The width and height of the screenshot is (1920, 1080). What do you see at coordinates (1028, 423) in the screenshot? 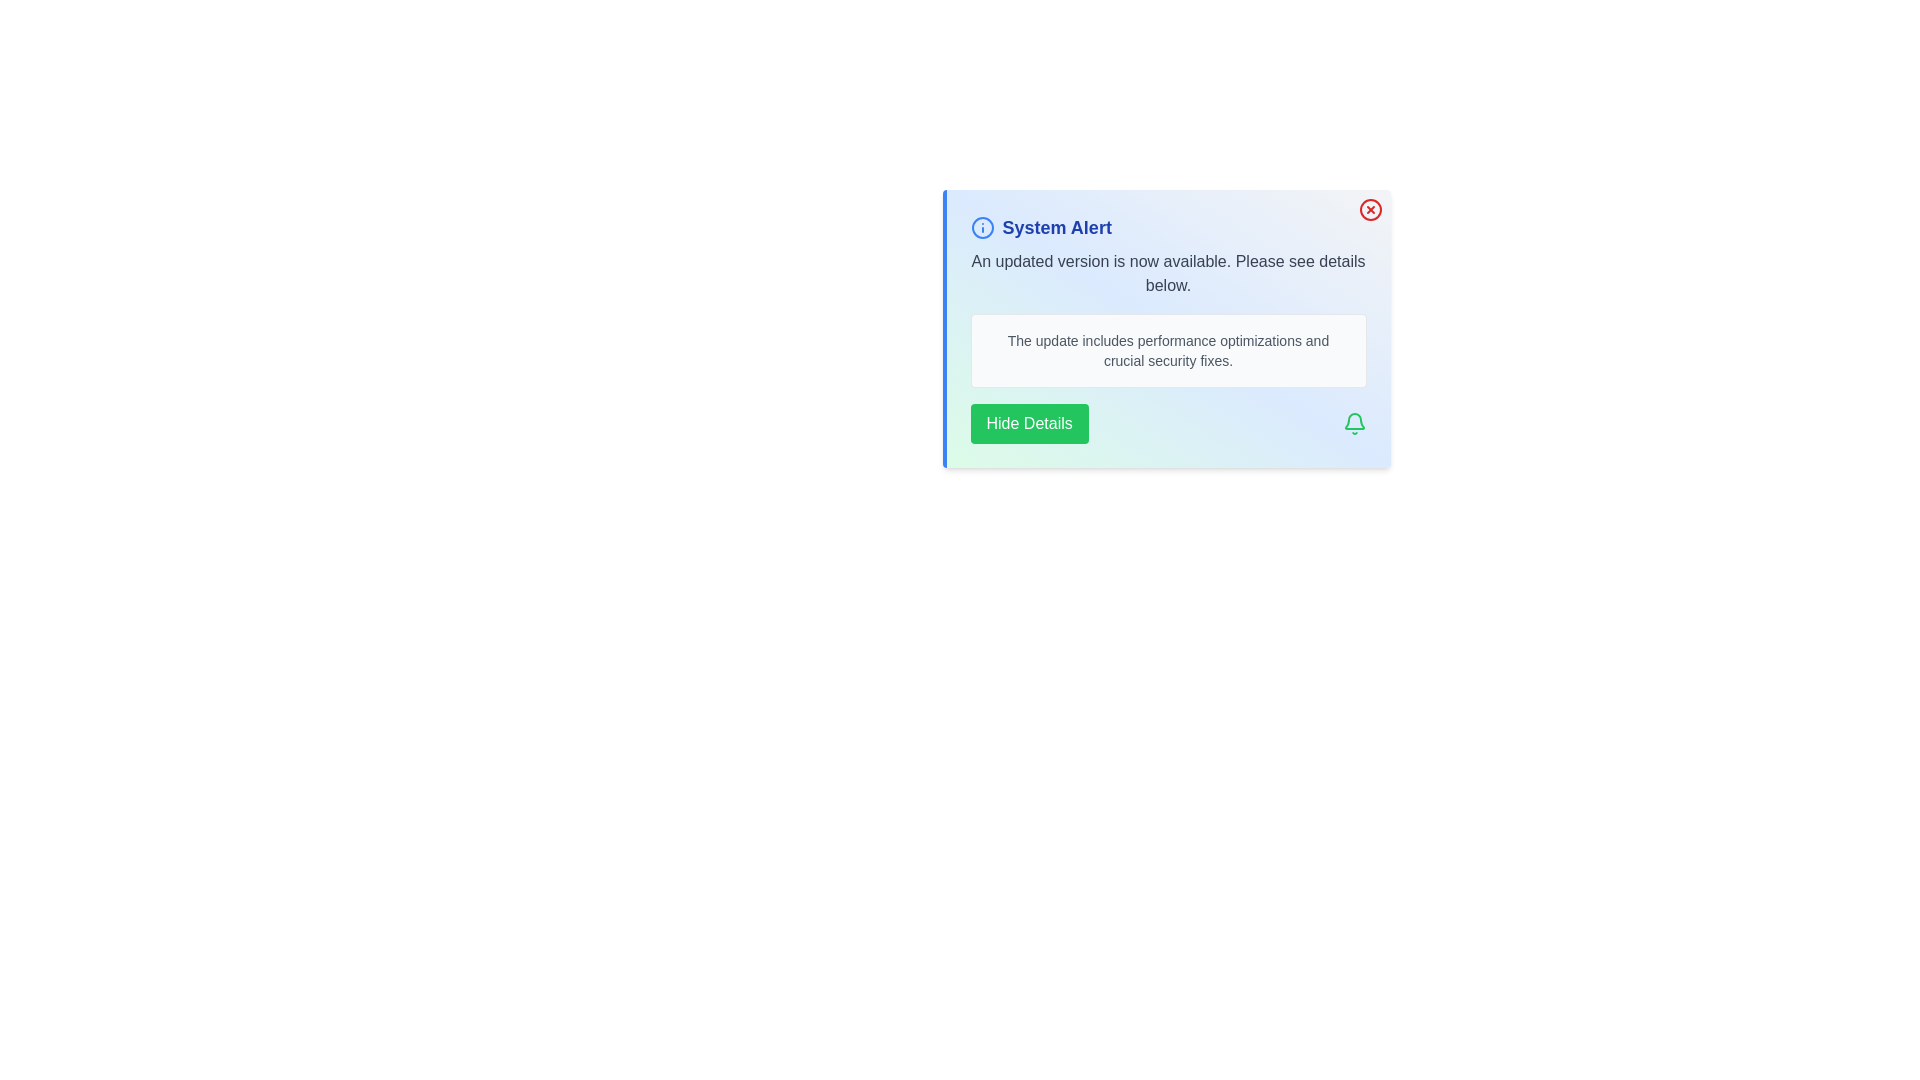
I see `'Hide Details' button to toggle the visibility of the additional details` at bounding box center [1028, 423].